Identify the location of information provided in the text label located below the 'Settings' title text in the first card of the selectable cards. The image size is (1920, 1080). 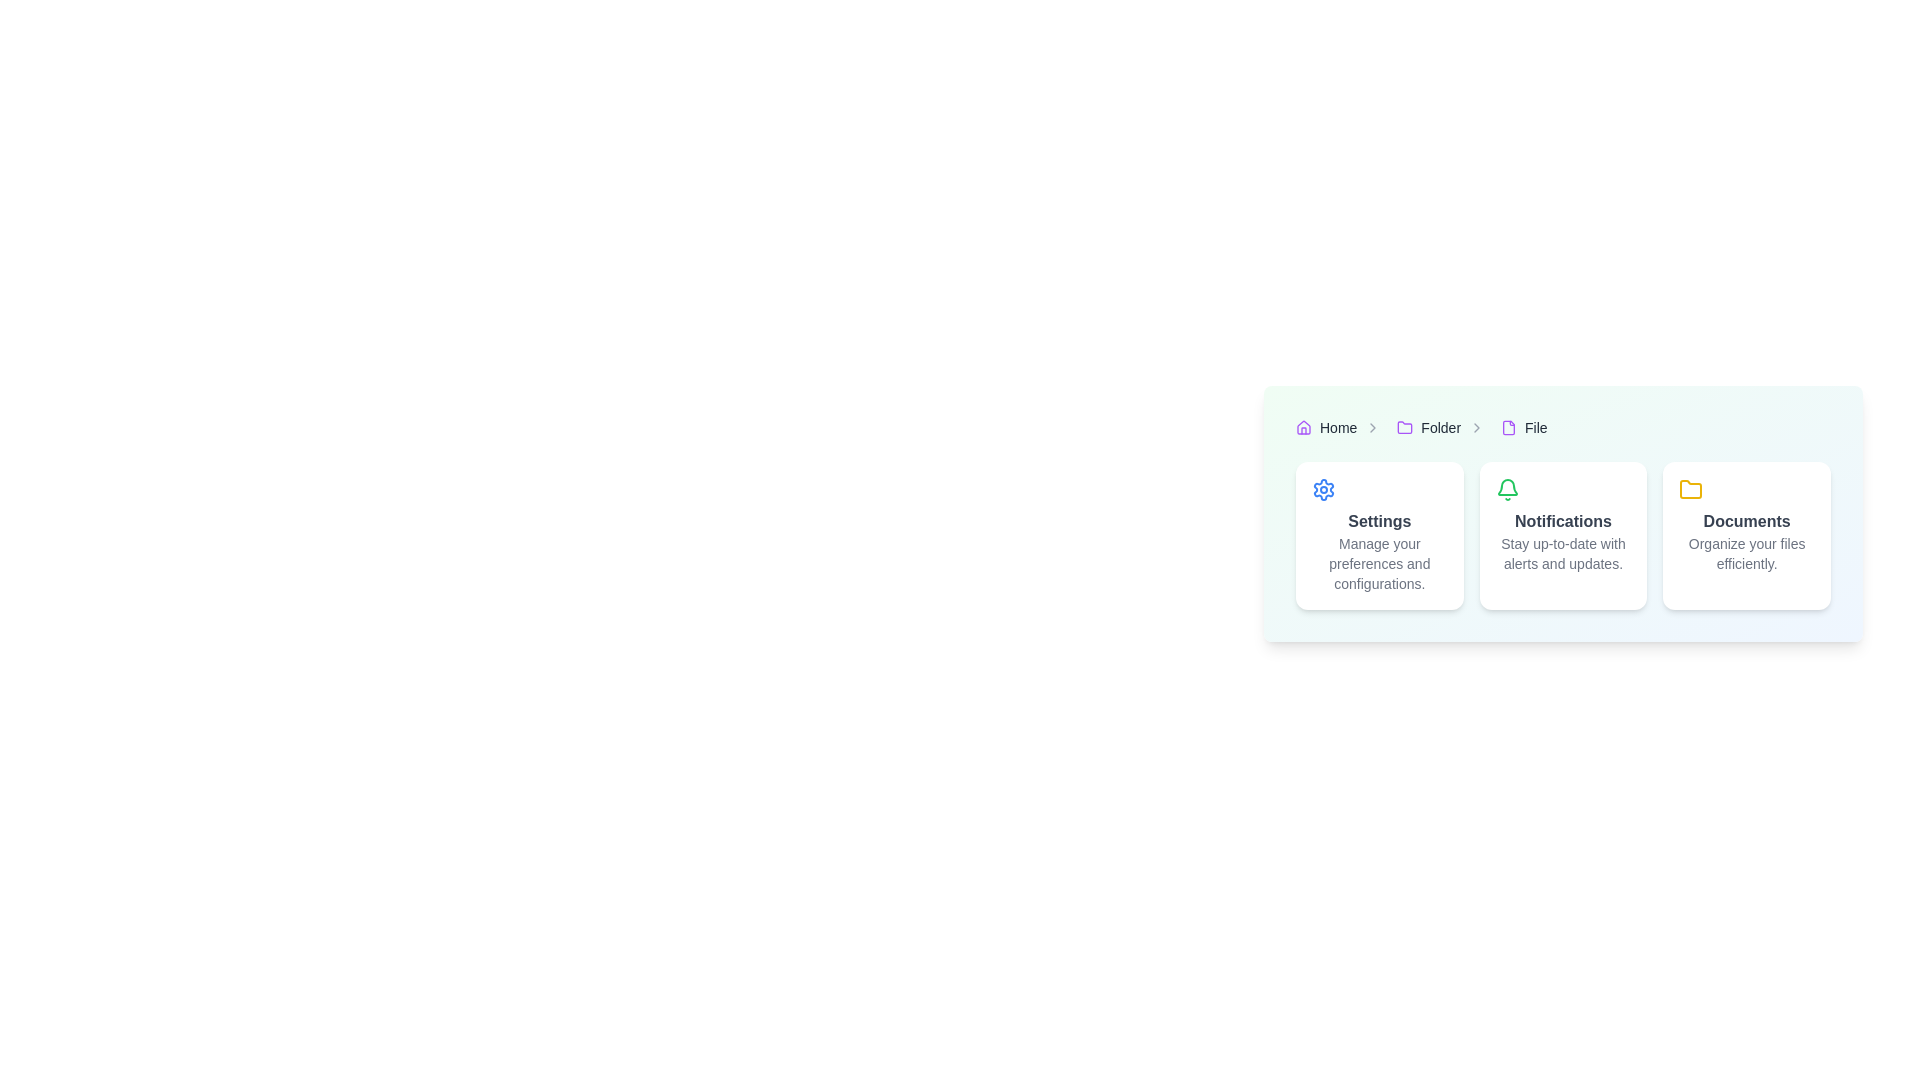
(1378, 563).